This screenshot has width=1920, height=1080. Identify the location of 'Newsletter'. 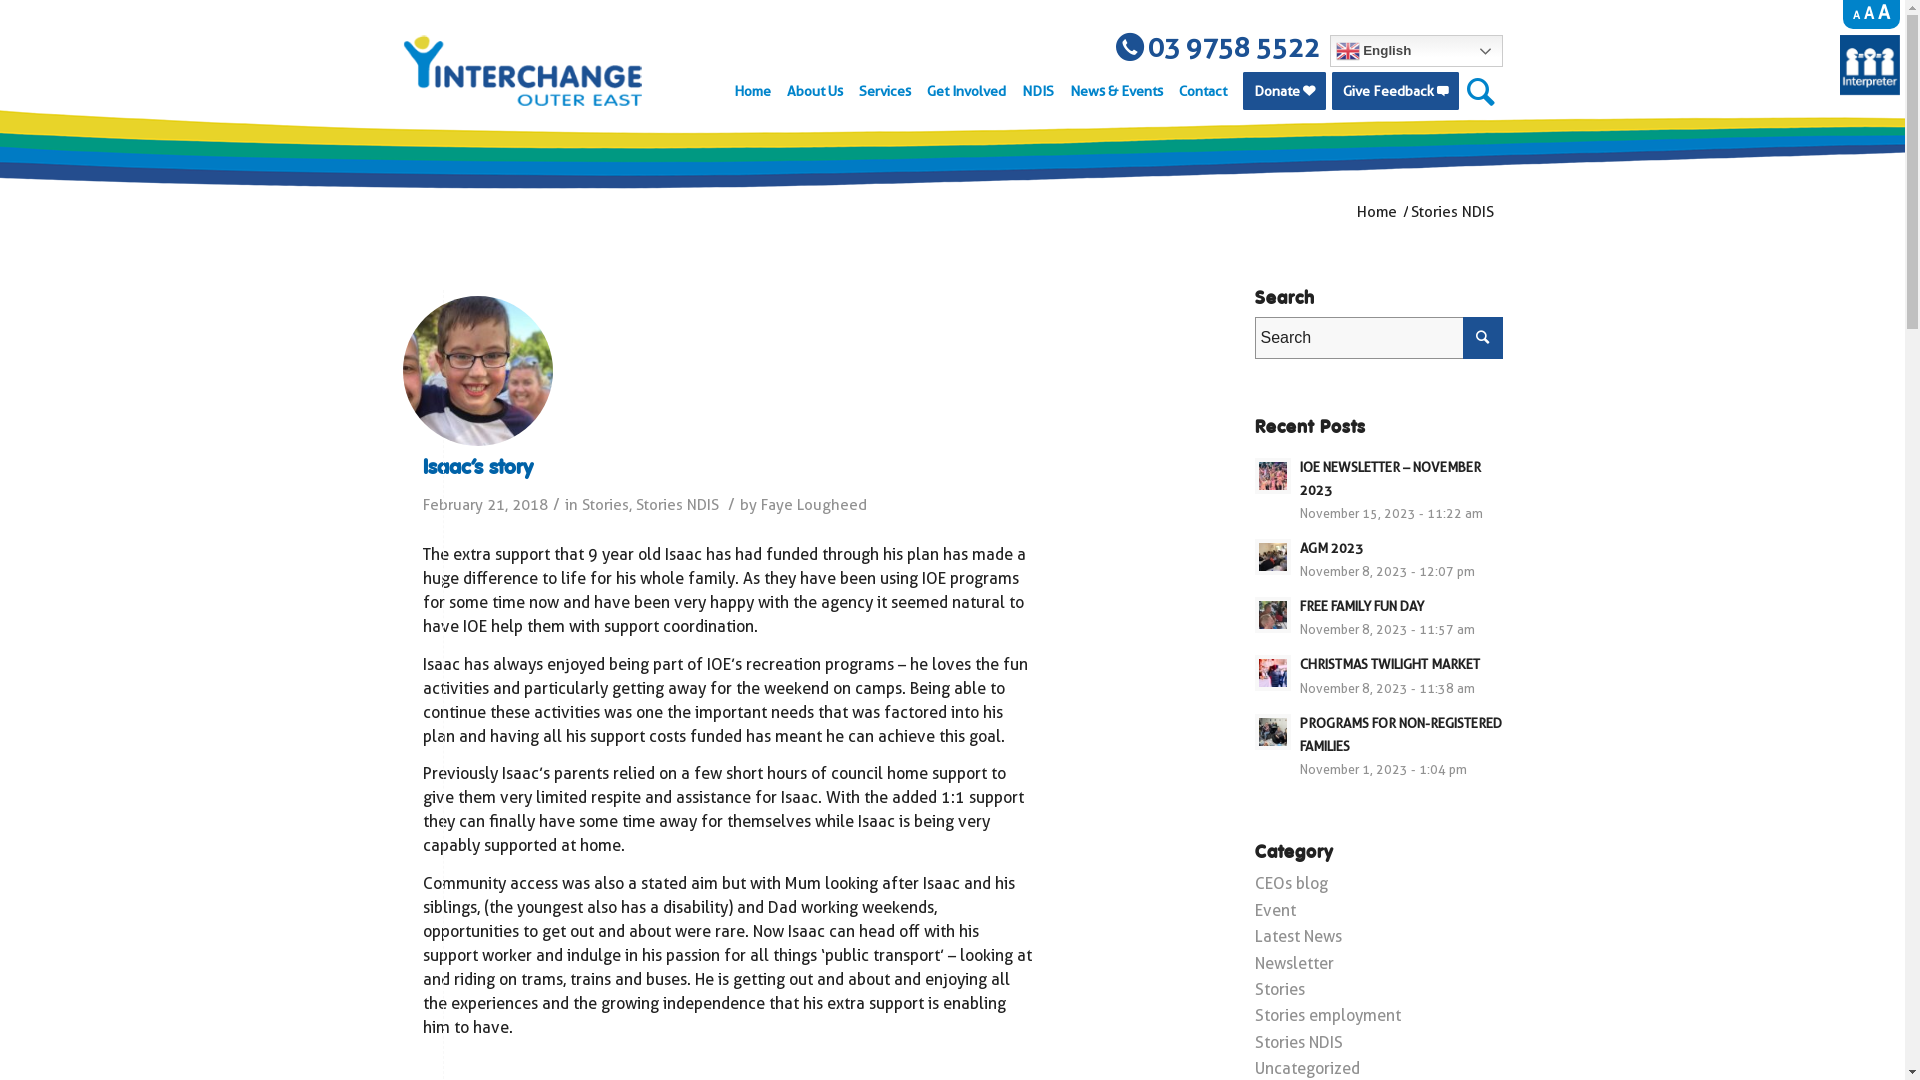
(1293, 962).